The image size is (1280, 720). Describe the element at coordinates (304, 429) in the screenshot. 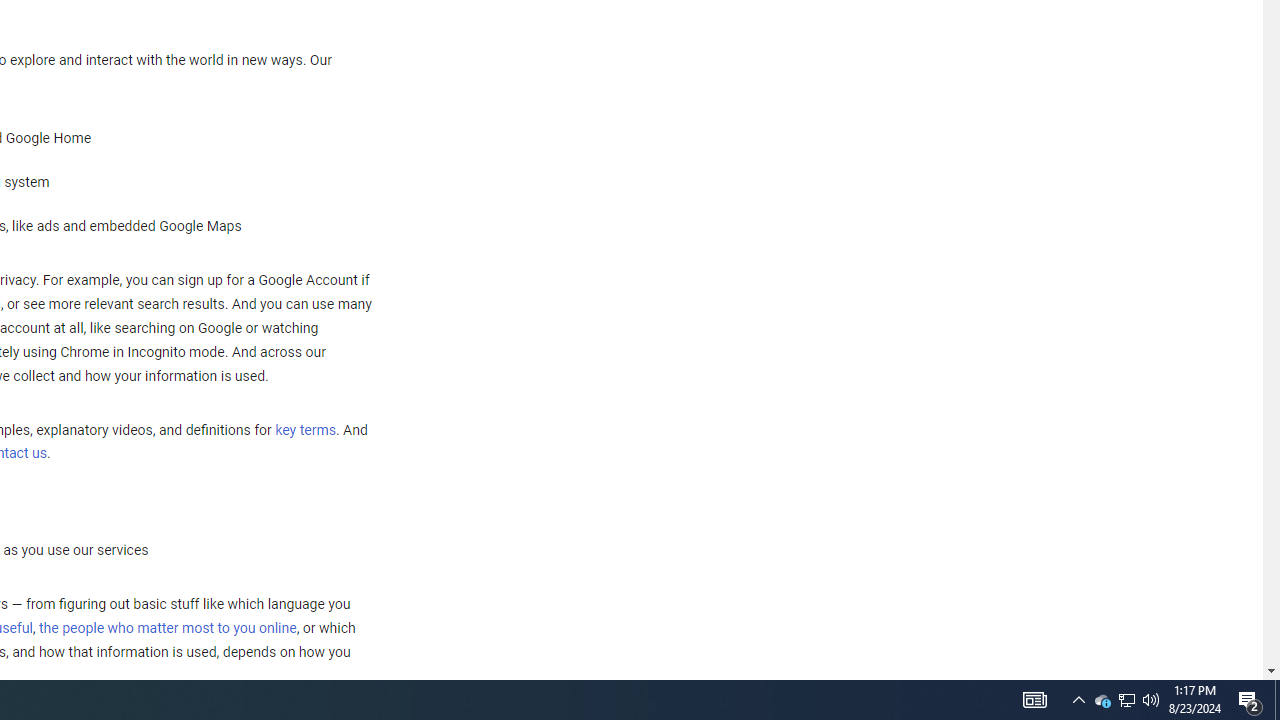

I see `'key terms'` at that location.